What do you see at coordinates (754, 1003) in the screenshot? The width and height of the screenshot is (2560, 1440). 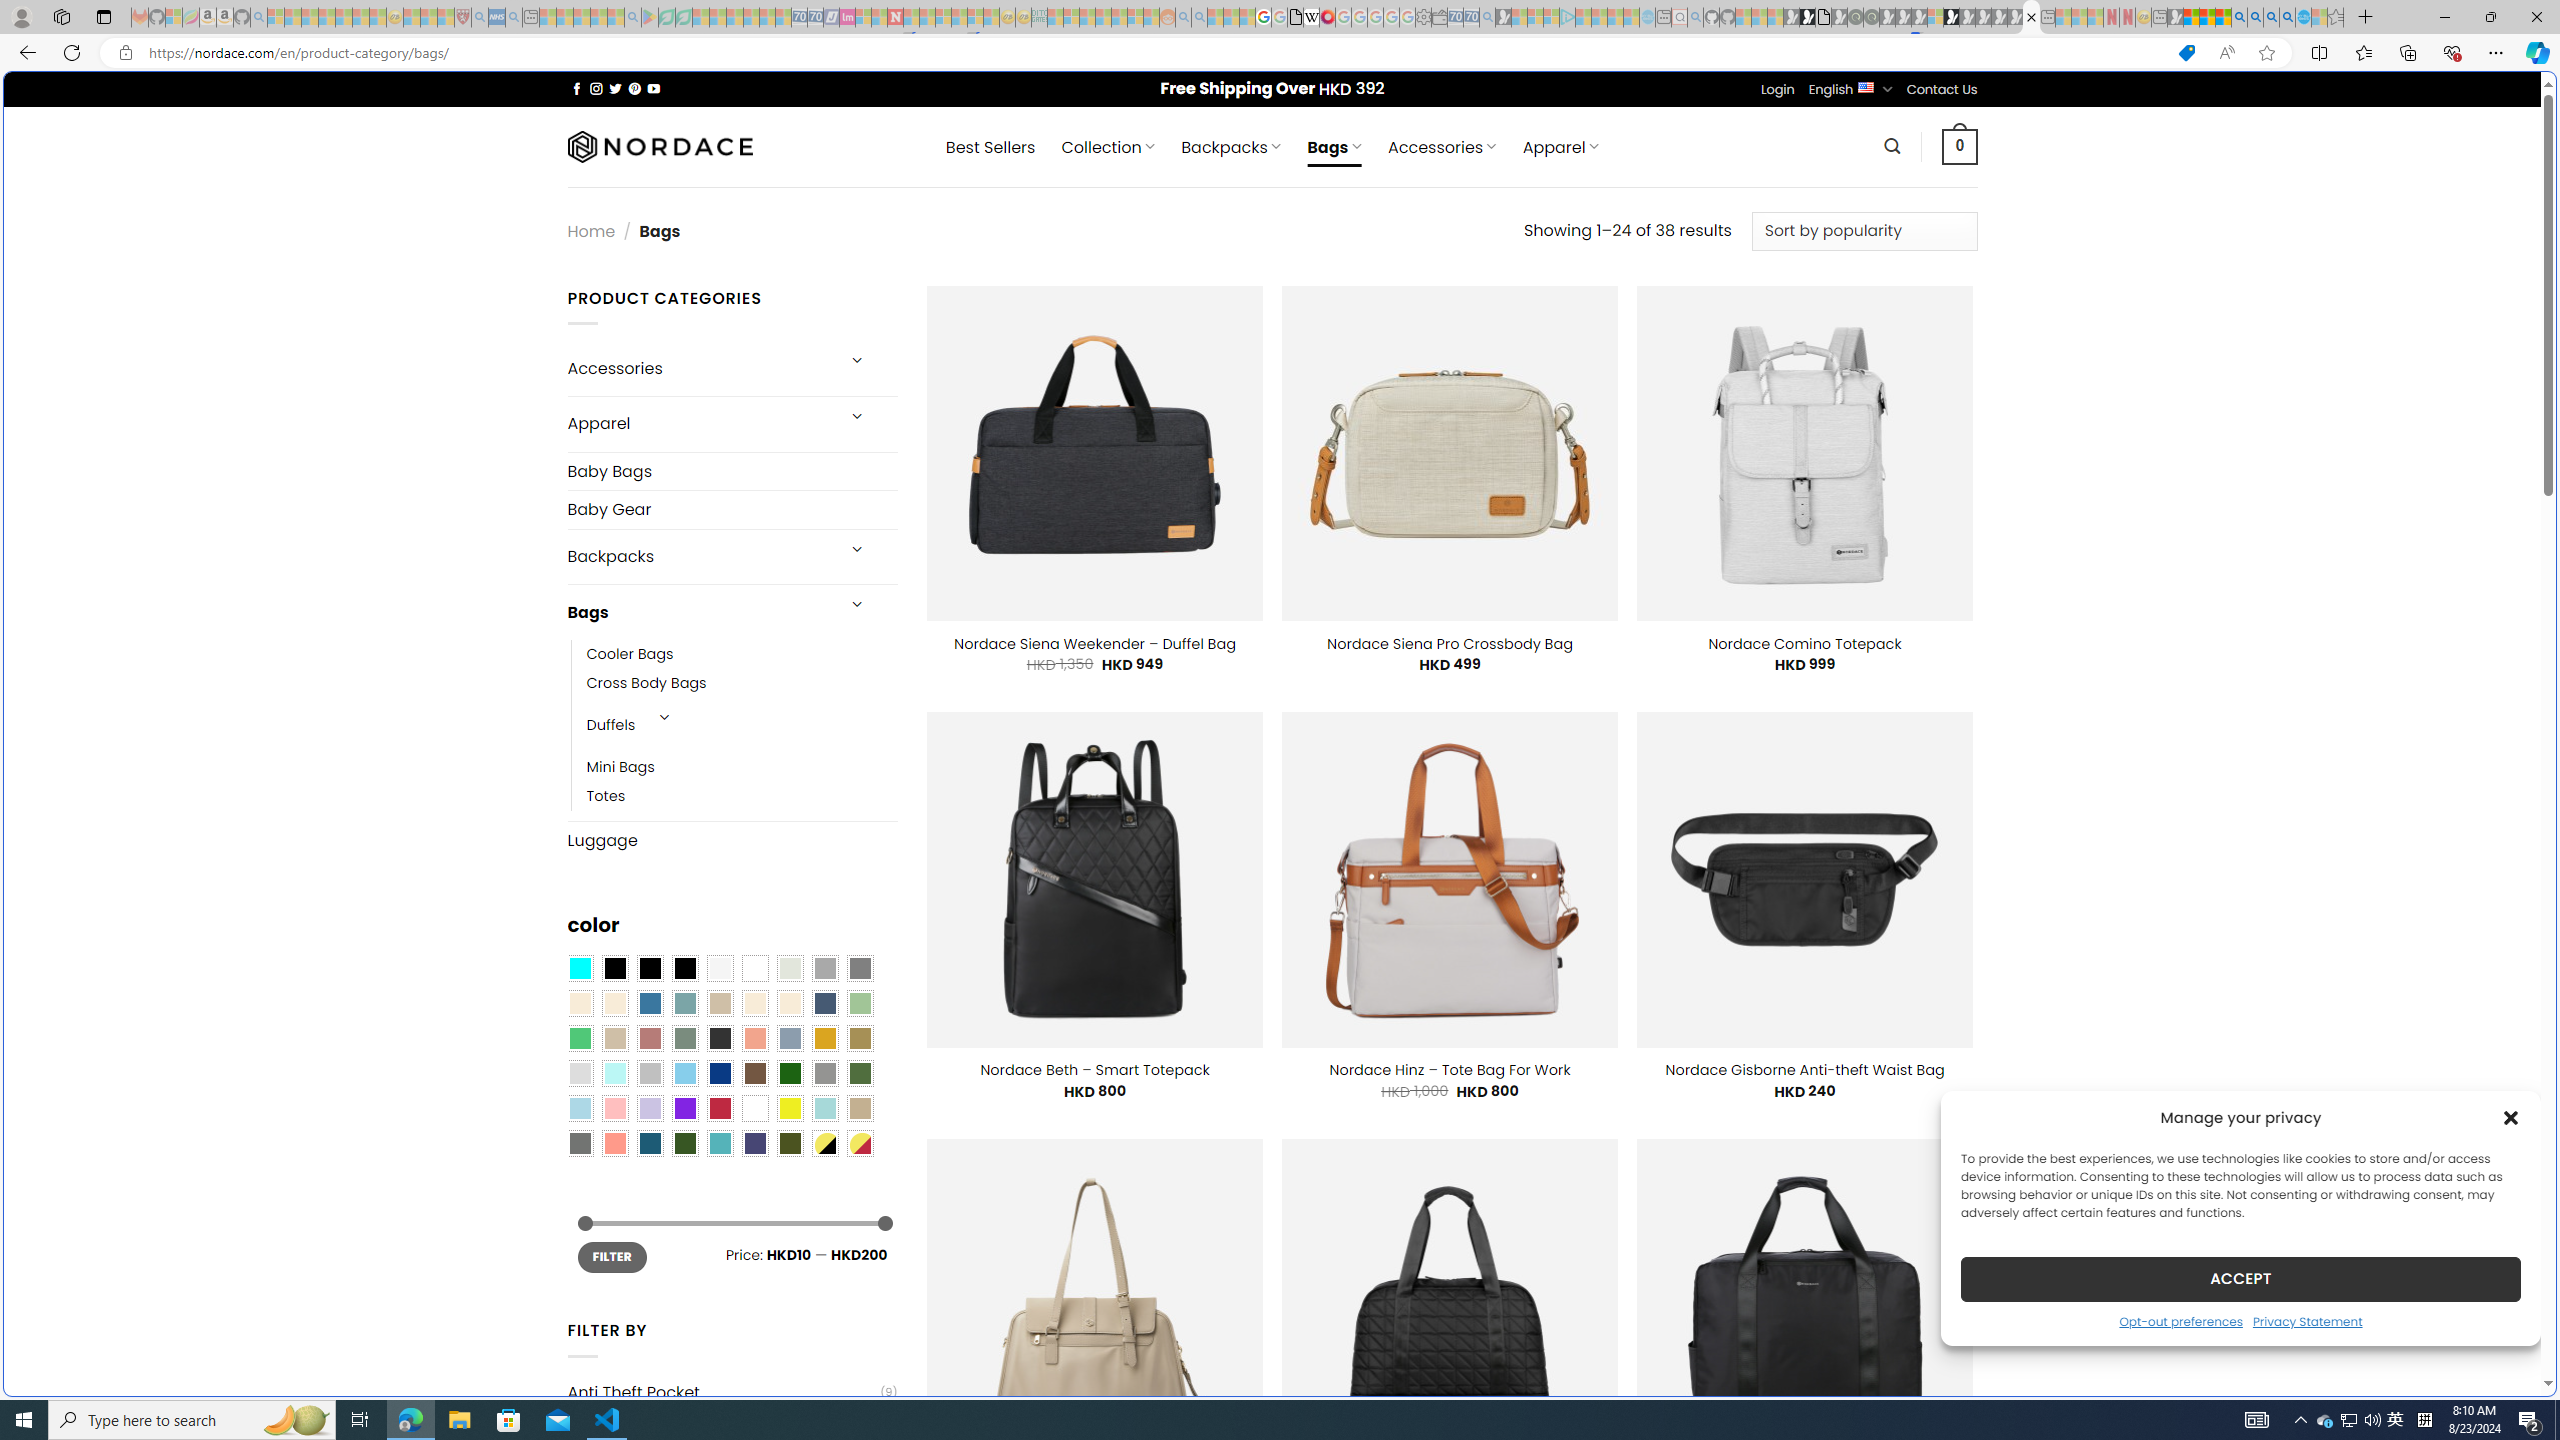 I see `'Caramel'` at bounding box center [754, 1003].